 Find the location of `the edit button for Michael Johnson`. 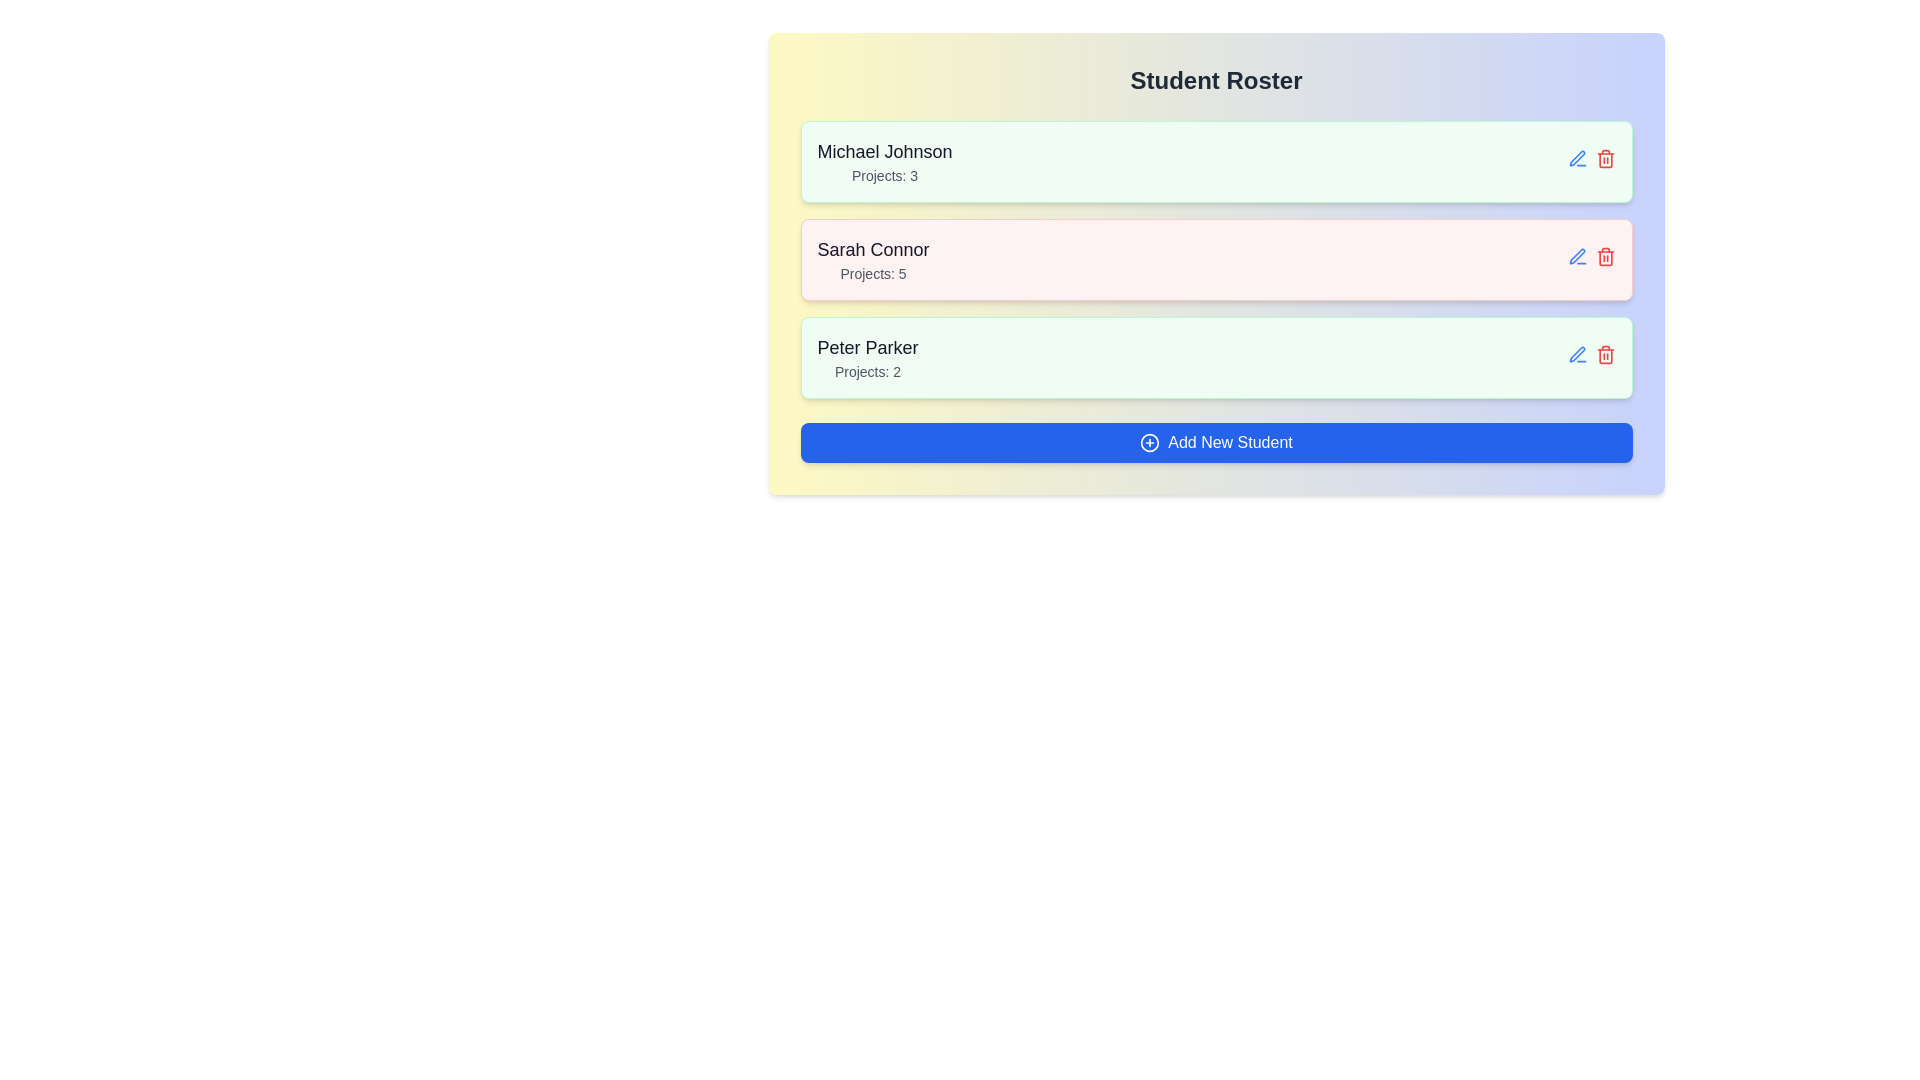

the edit button for Michael Johnson is located at coordinates (1576, 157).